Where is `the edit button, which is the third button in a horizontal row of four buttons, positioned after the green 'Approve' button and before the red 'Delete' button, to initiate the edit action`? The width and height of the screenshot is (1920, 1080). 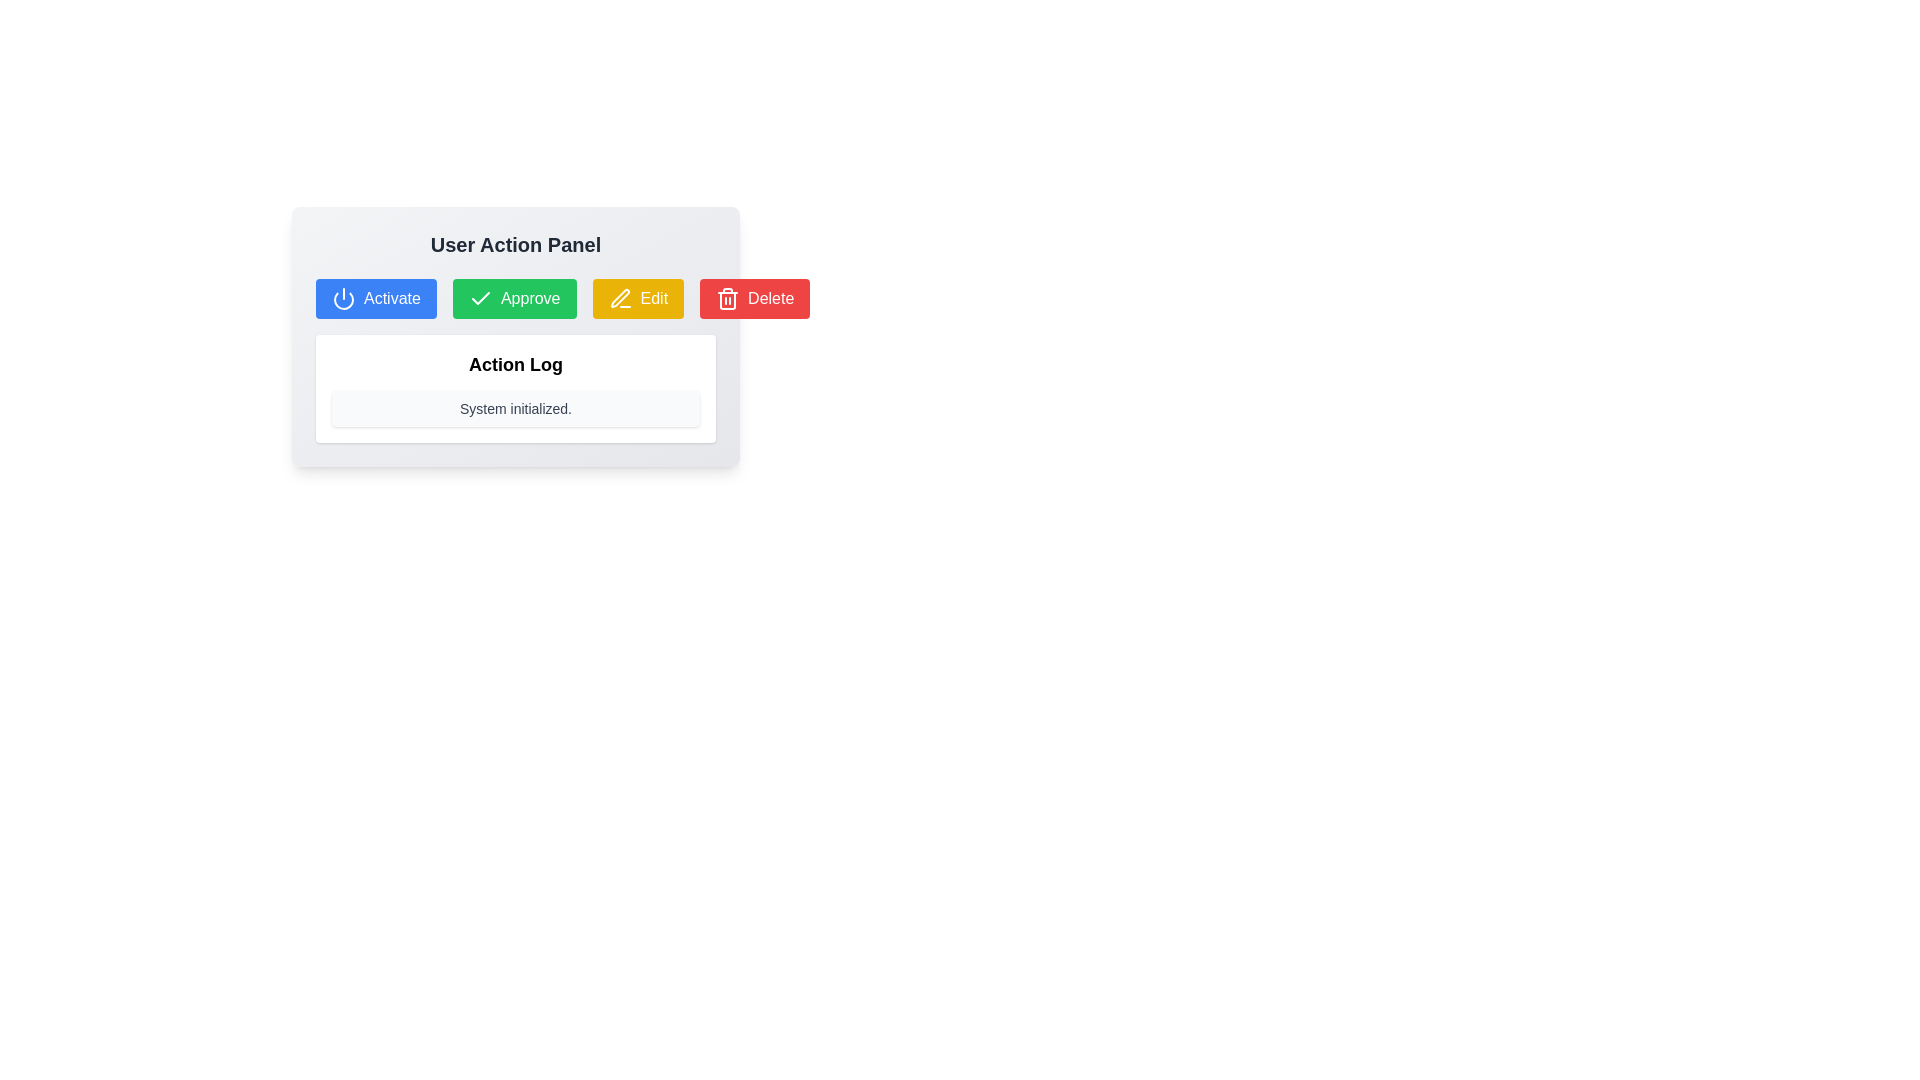 the edit button, which is the third button in a horizontal row of four buttons, positioned after the green 'Approve' button and before the red 'Delete' button, to initiate the edit action is located at coordinates (637, 299).